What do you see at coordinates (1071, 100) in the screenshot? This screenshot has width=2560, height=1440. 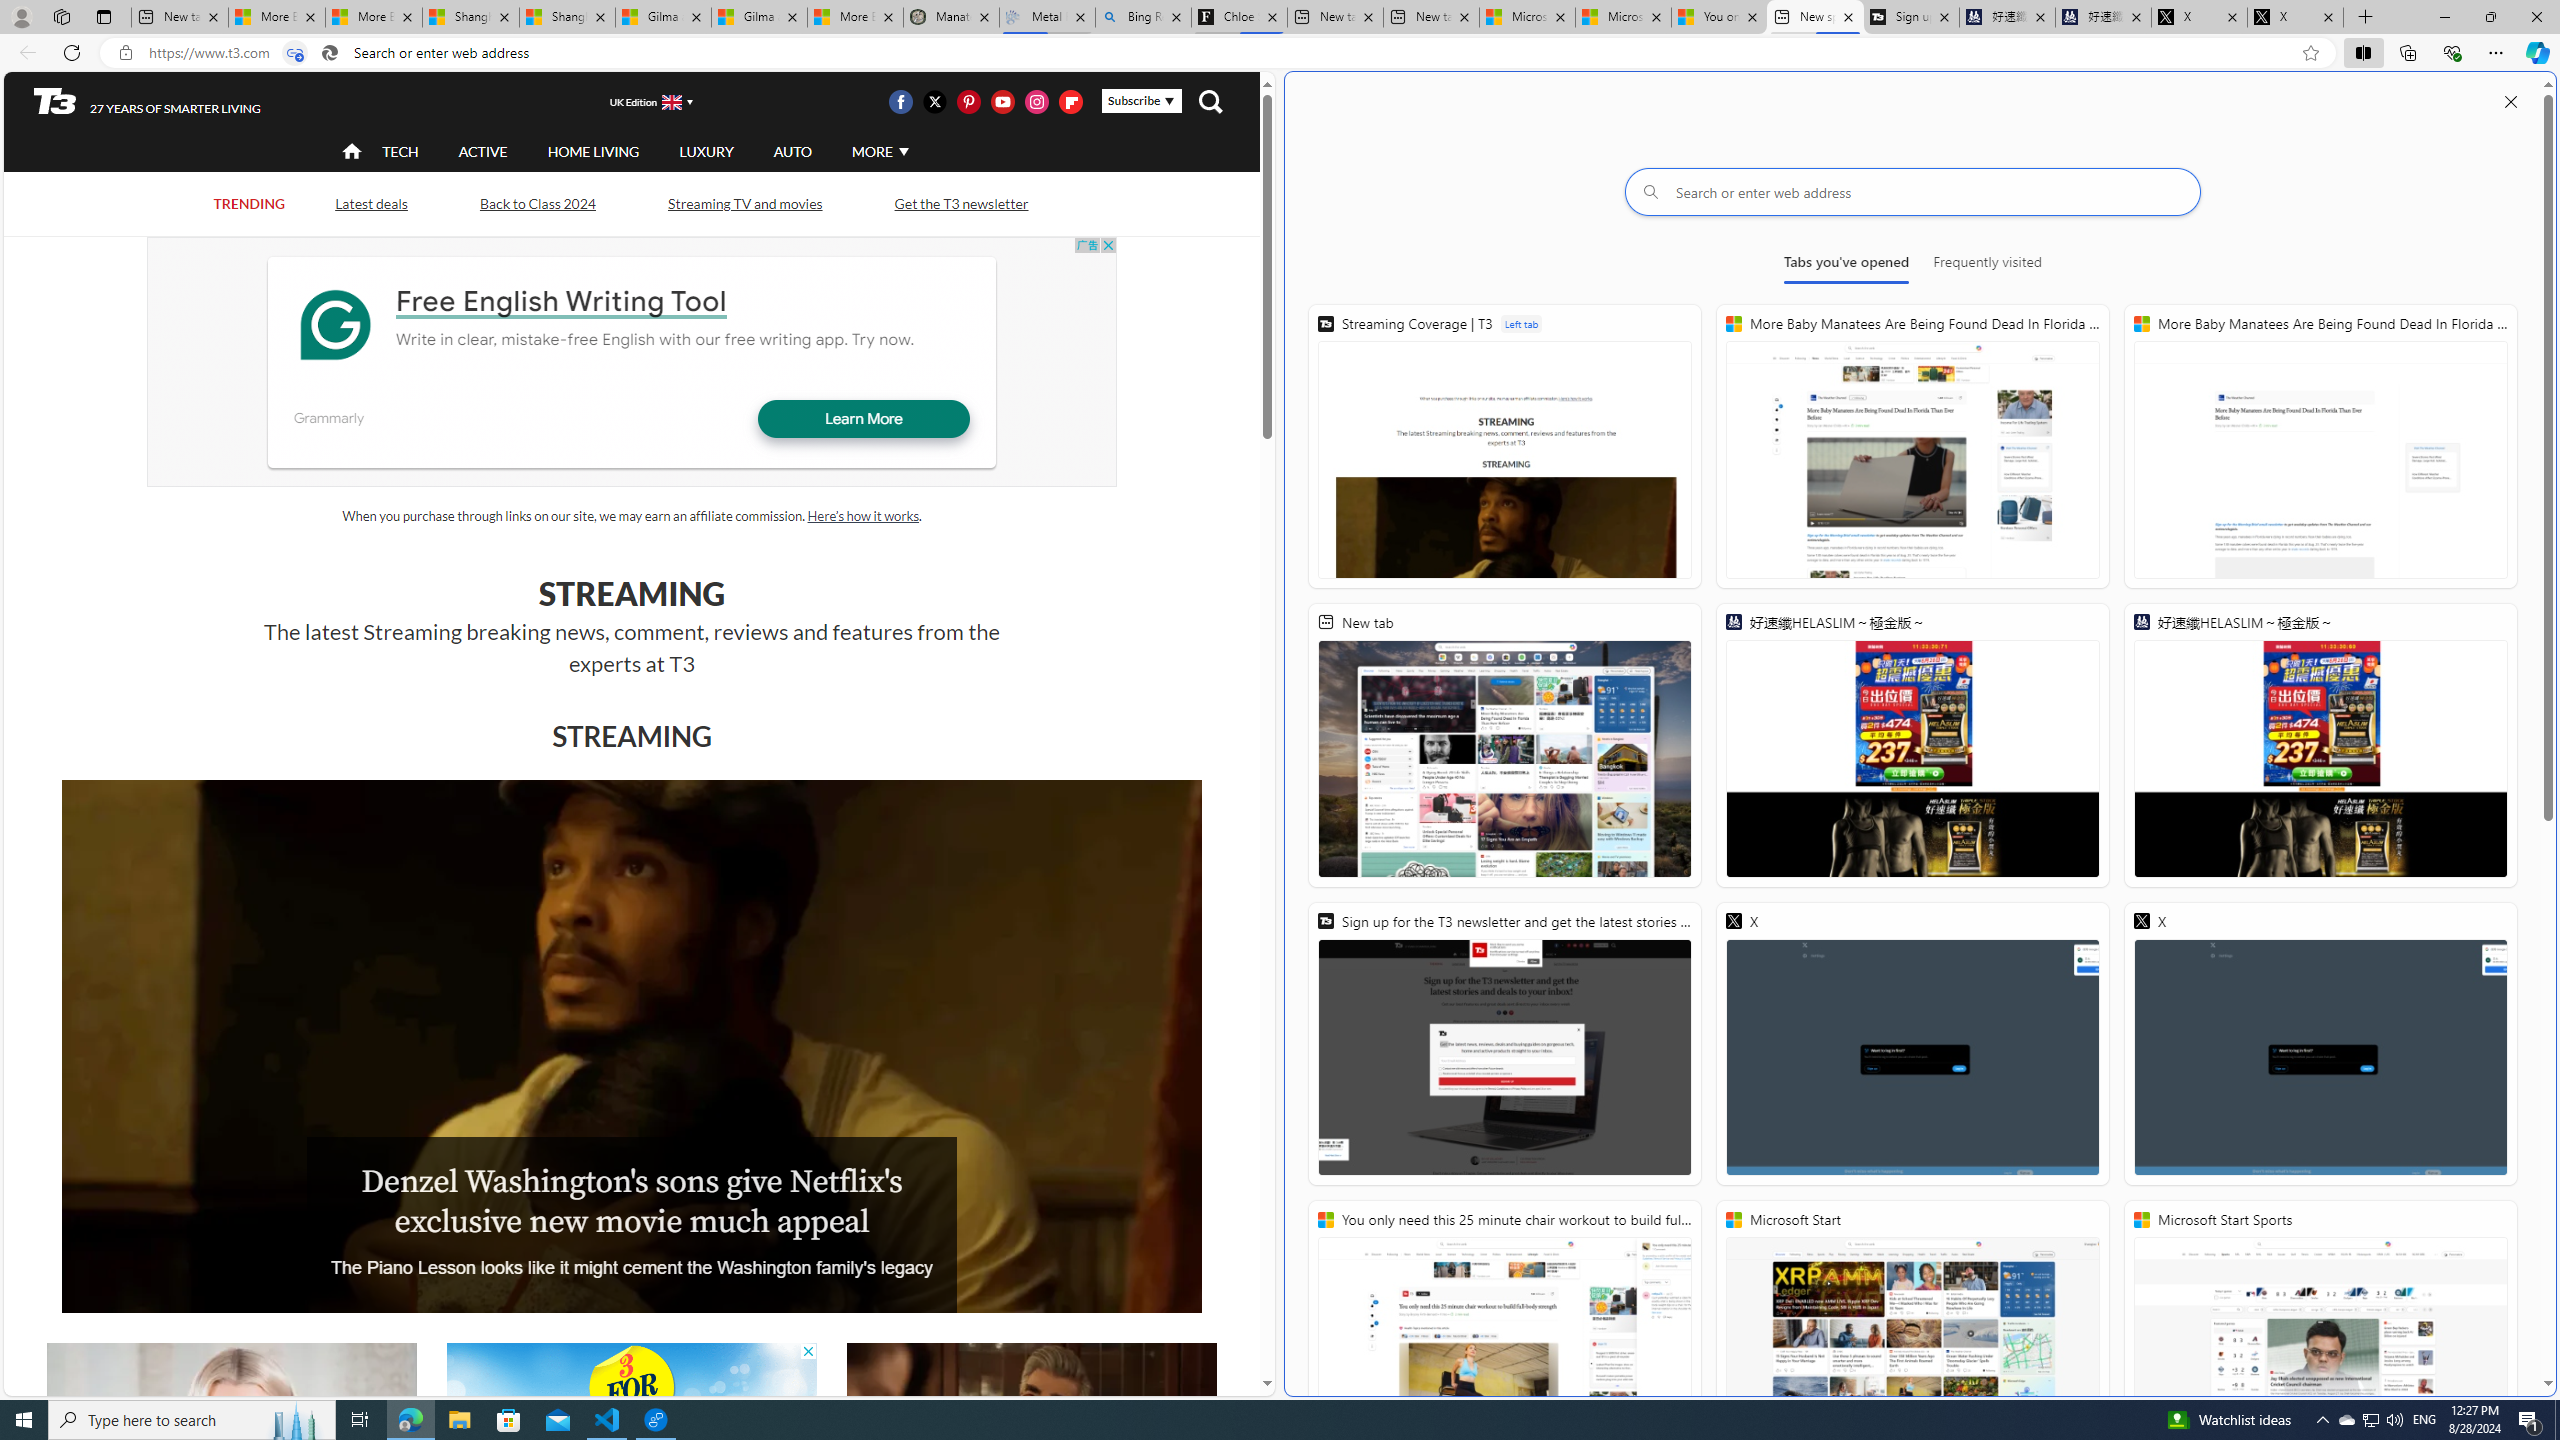 I see `'Class: icon-svg'` at bounding box center [1071, 100].